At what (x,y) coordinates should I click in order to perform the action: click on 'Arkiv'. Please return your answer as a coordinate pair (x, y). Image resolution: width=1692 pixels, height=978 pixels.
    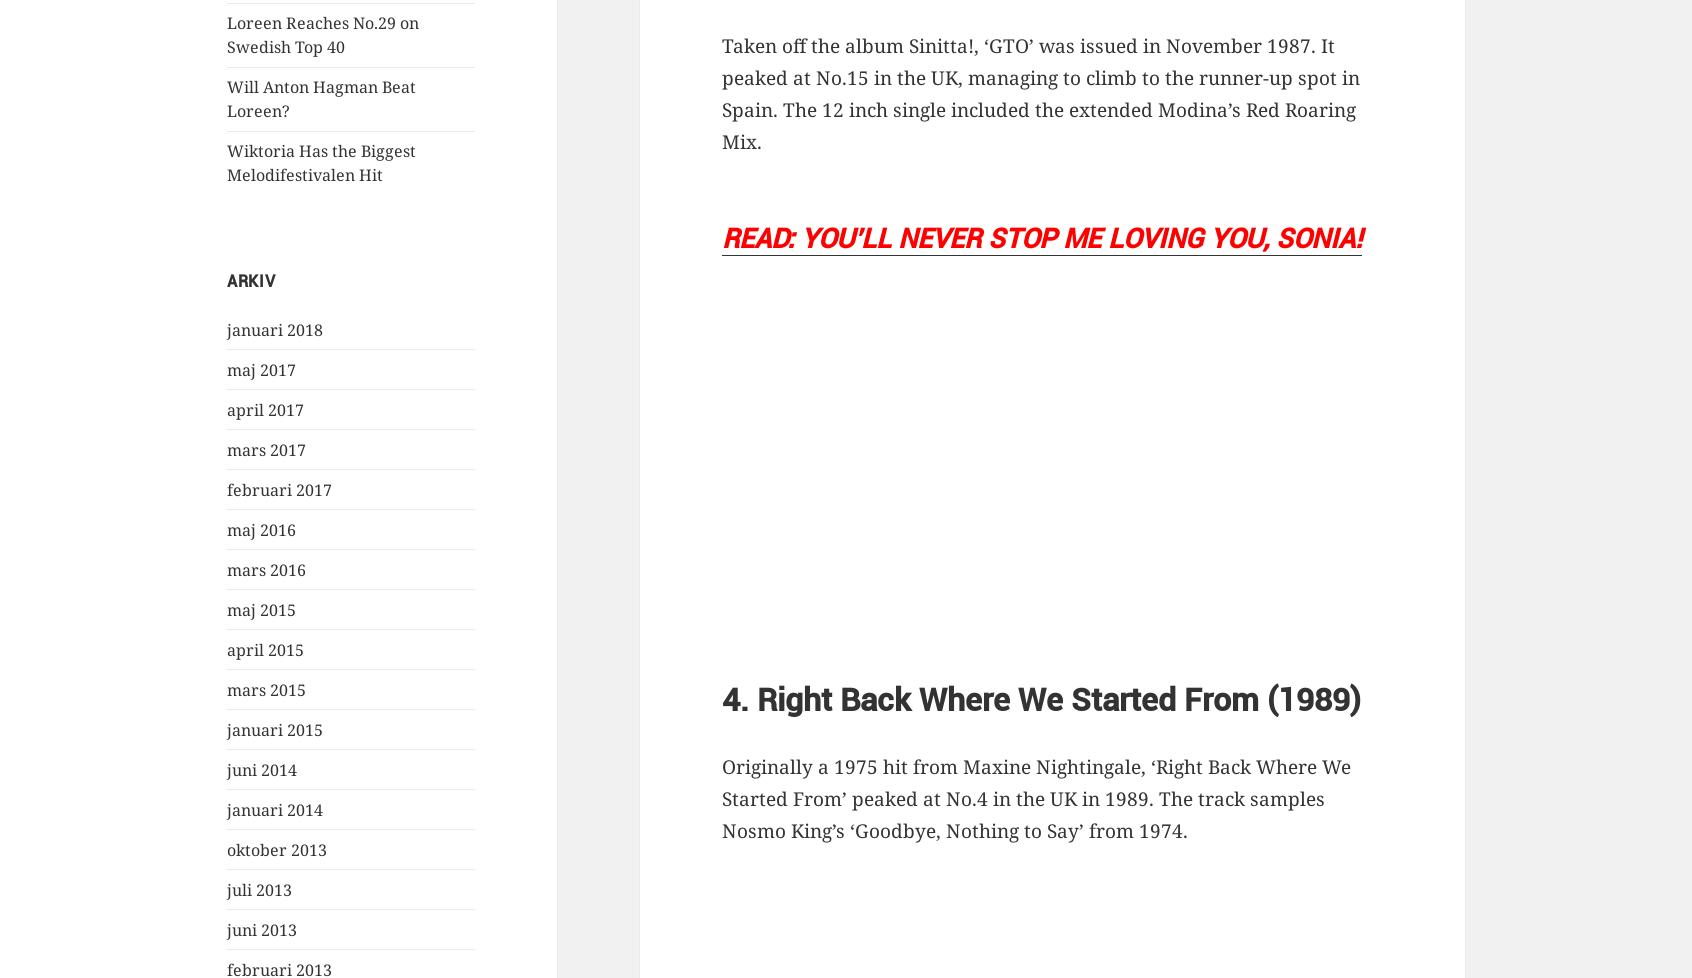
    Looking at the image, I should click on (250, 279).